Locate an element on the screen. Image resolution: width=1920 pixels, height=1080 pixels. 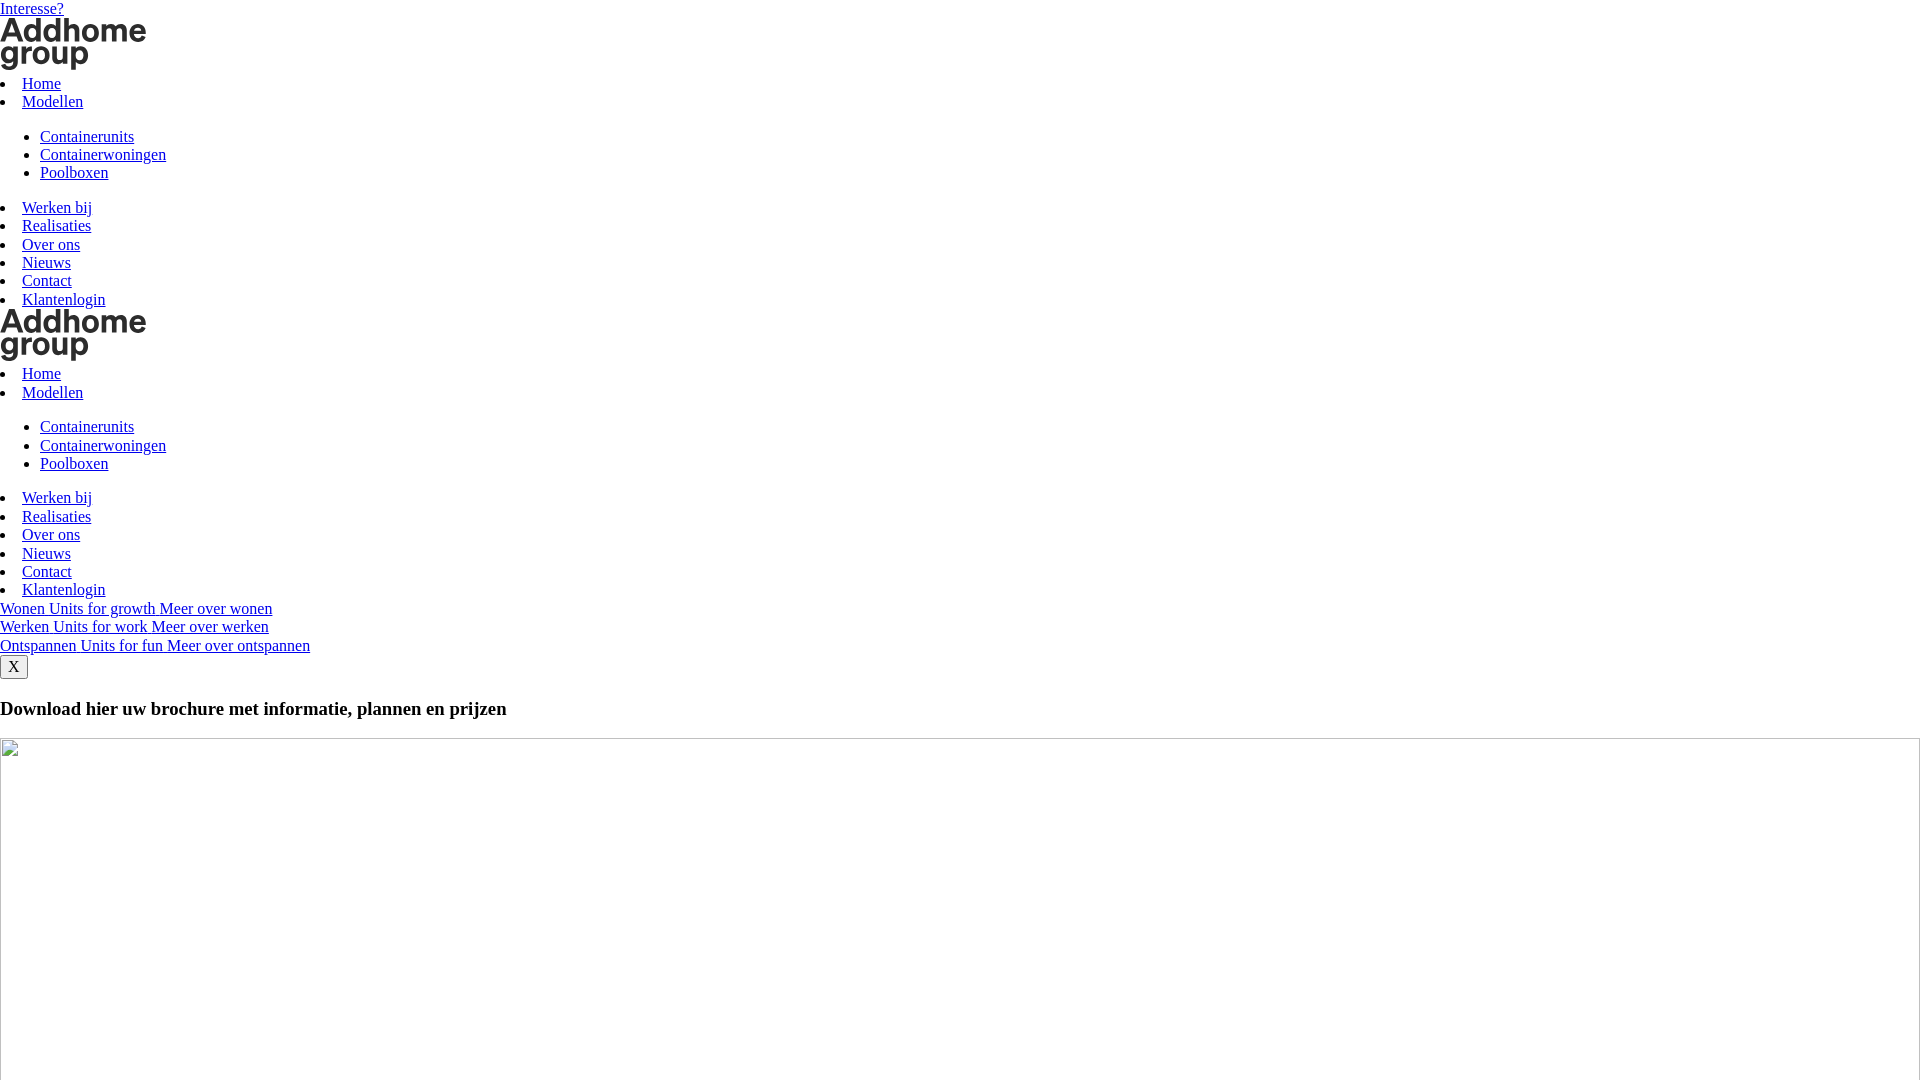
'Werken bij' is located at coordinates (57, 496).